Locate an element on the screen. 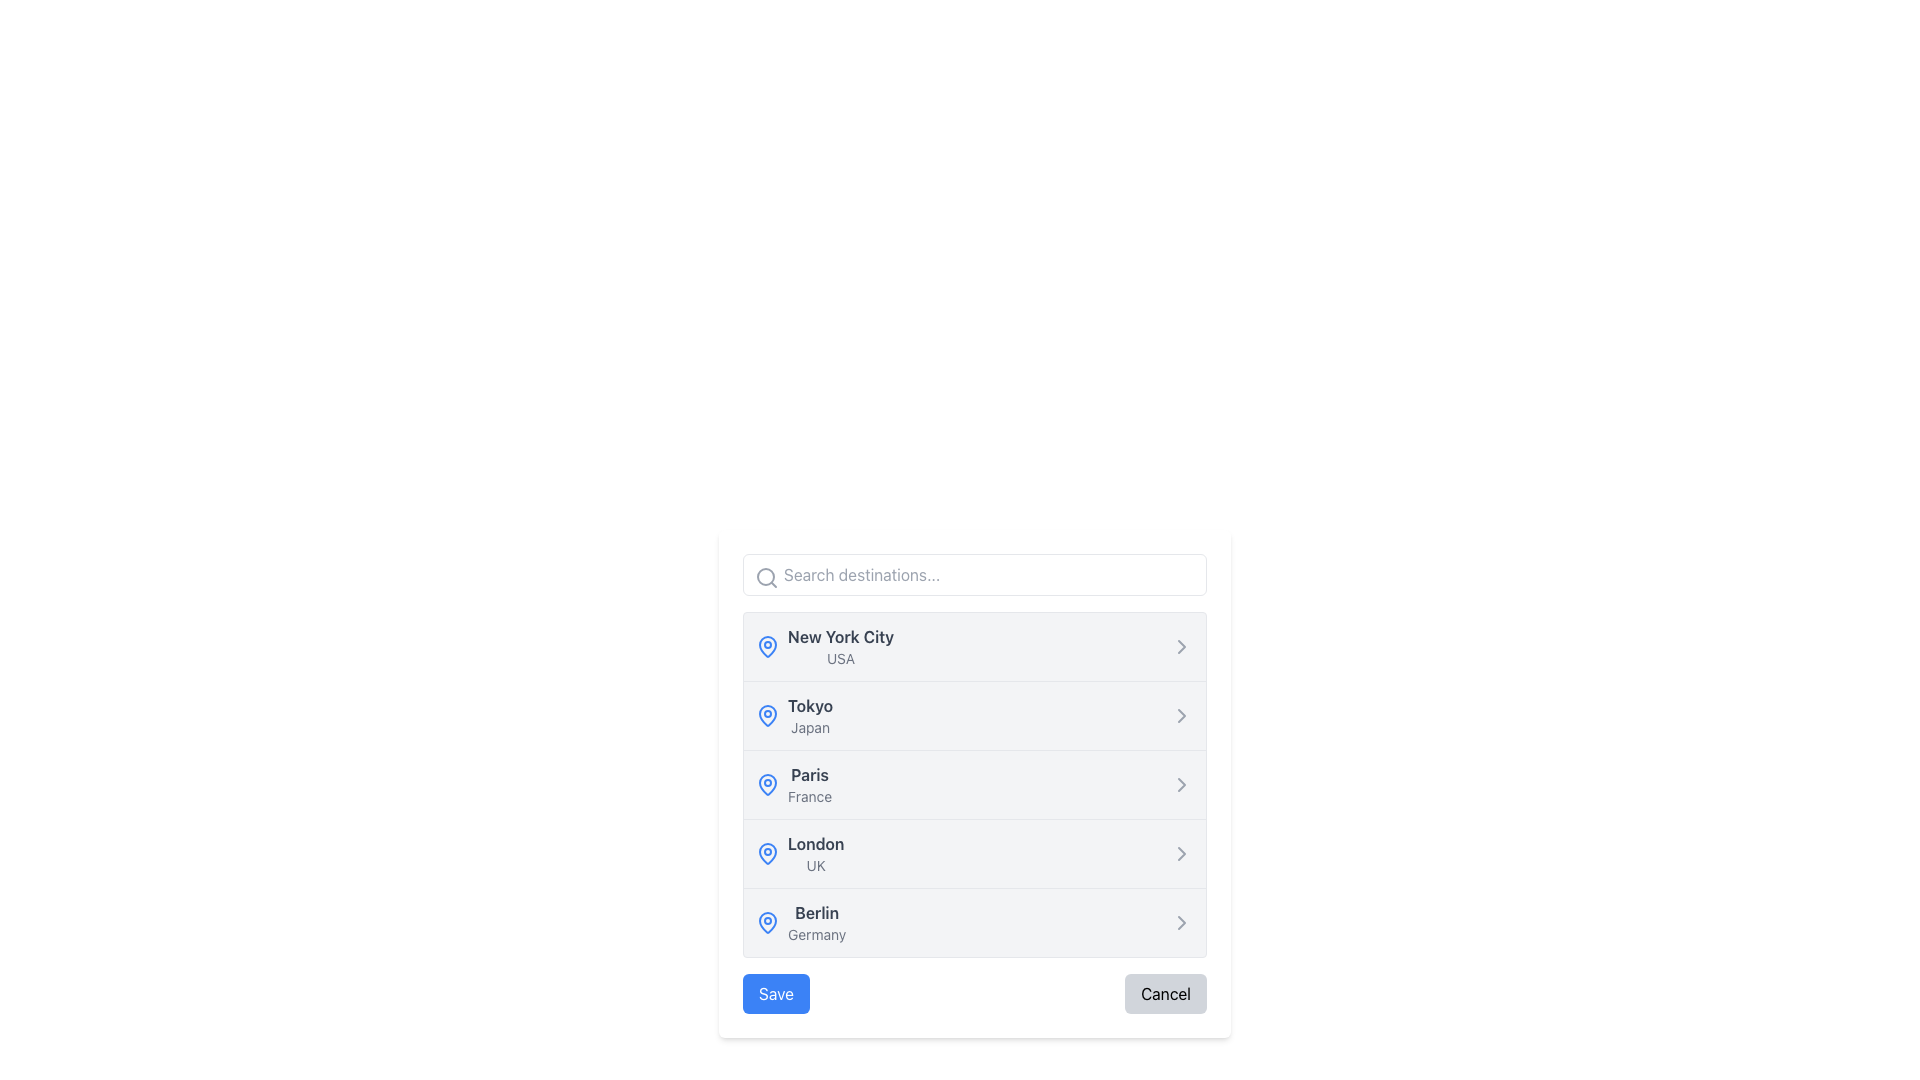 Image resolution: width=1920 pixels, height=1080 pixels. the location pin icon that signifies the associated location 'Paris' in the list, positioned before the text block displaying 'Paris' is located at coordinates (767, 784).